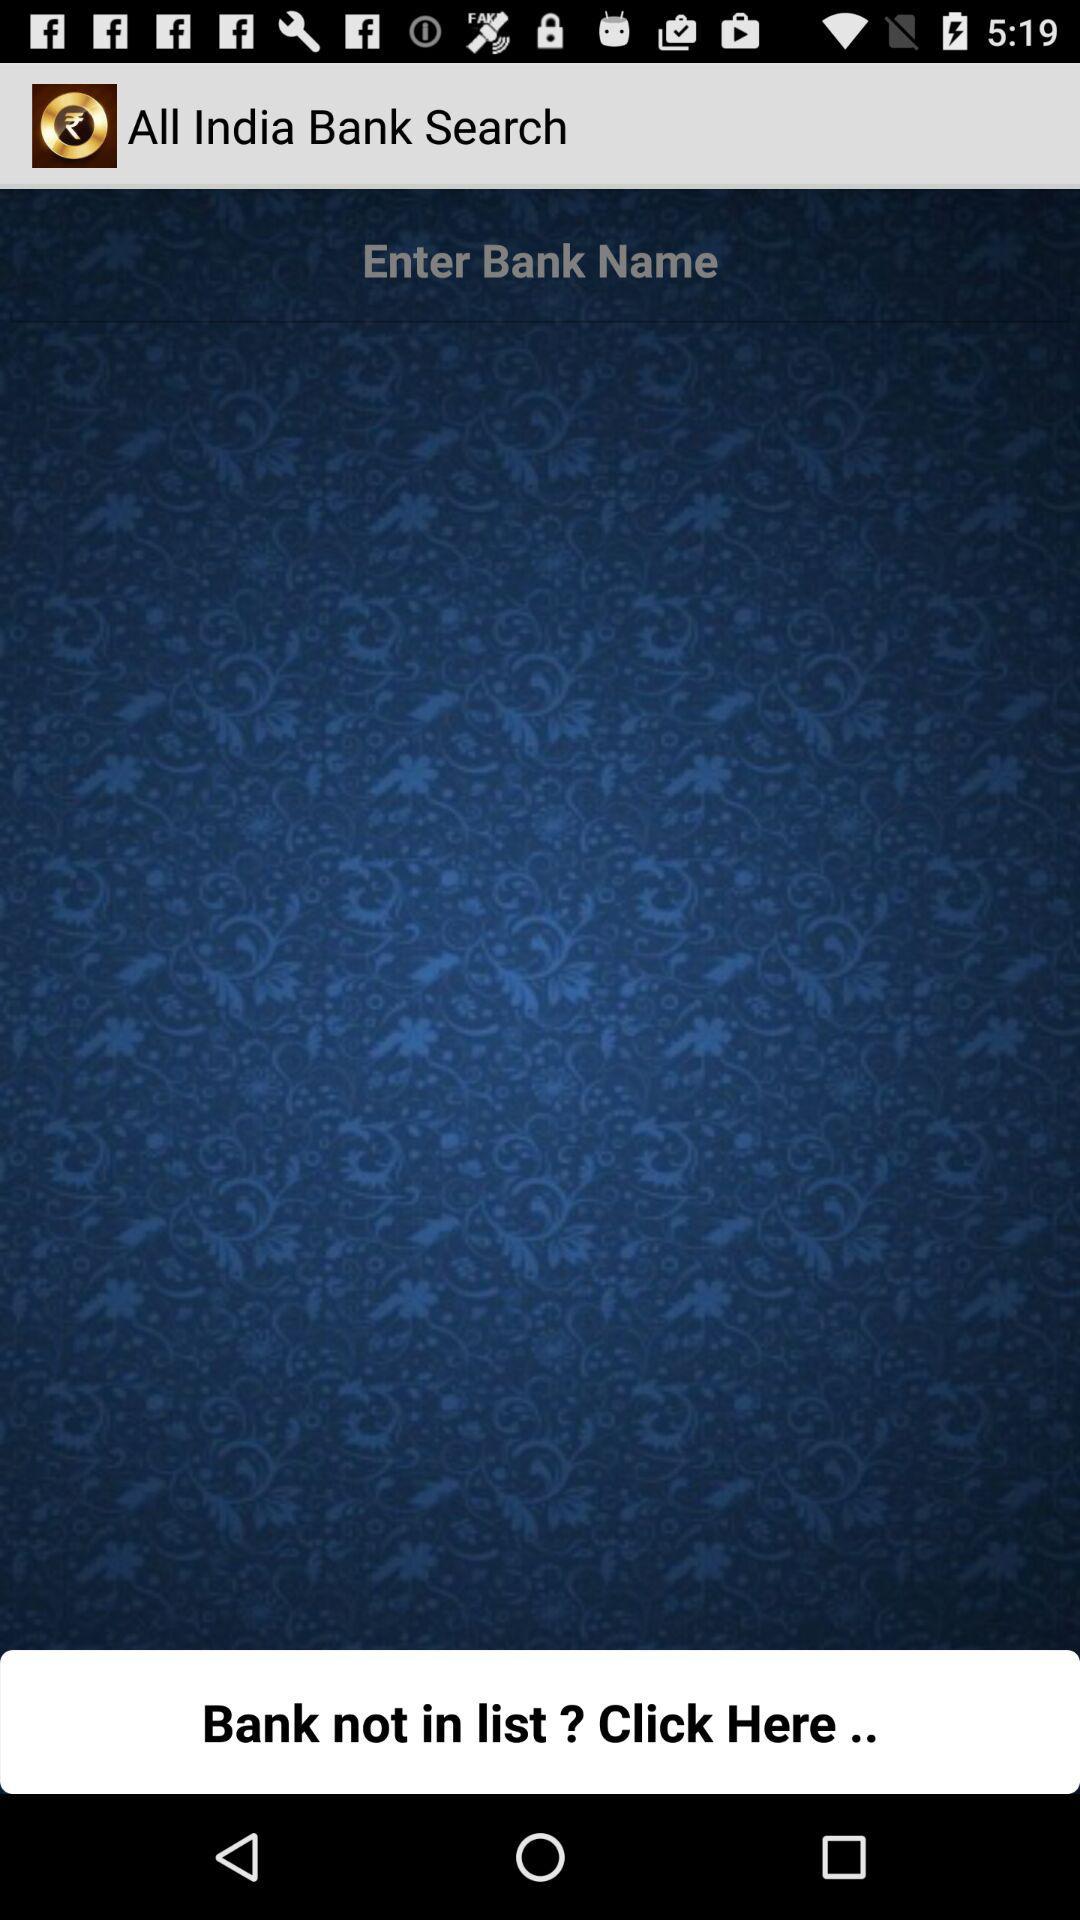 This screenshot has height=1920, width=1080. What do you see at coordinates (540, 1721) in the screenshot?
I see `bank not in item` at bounding box center [540, 1721].